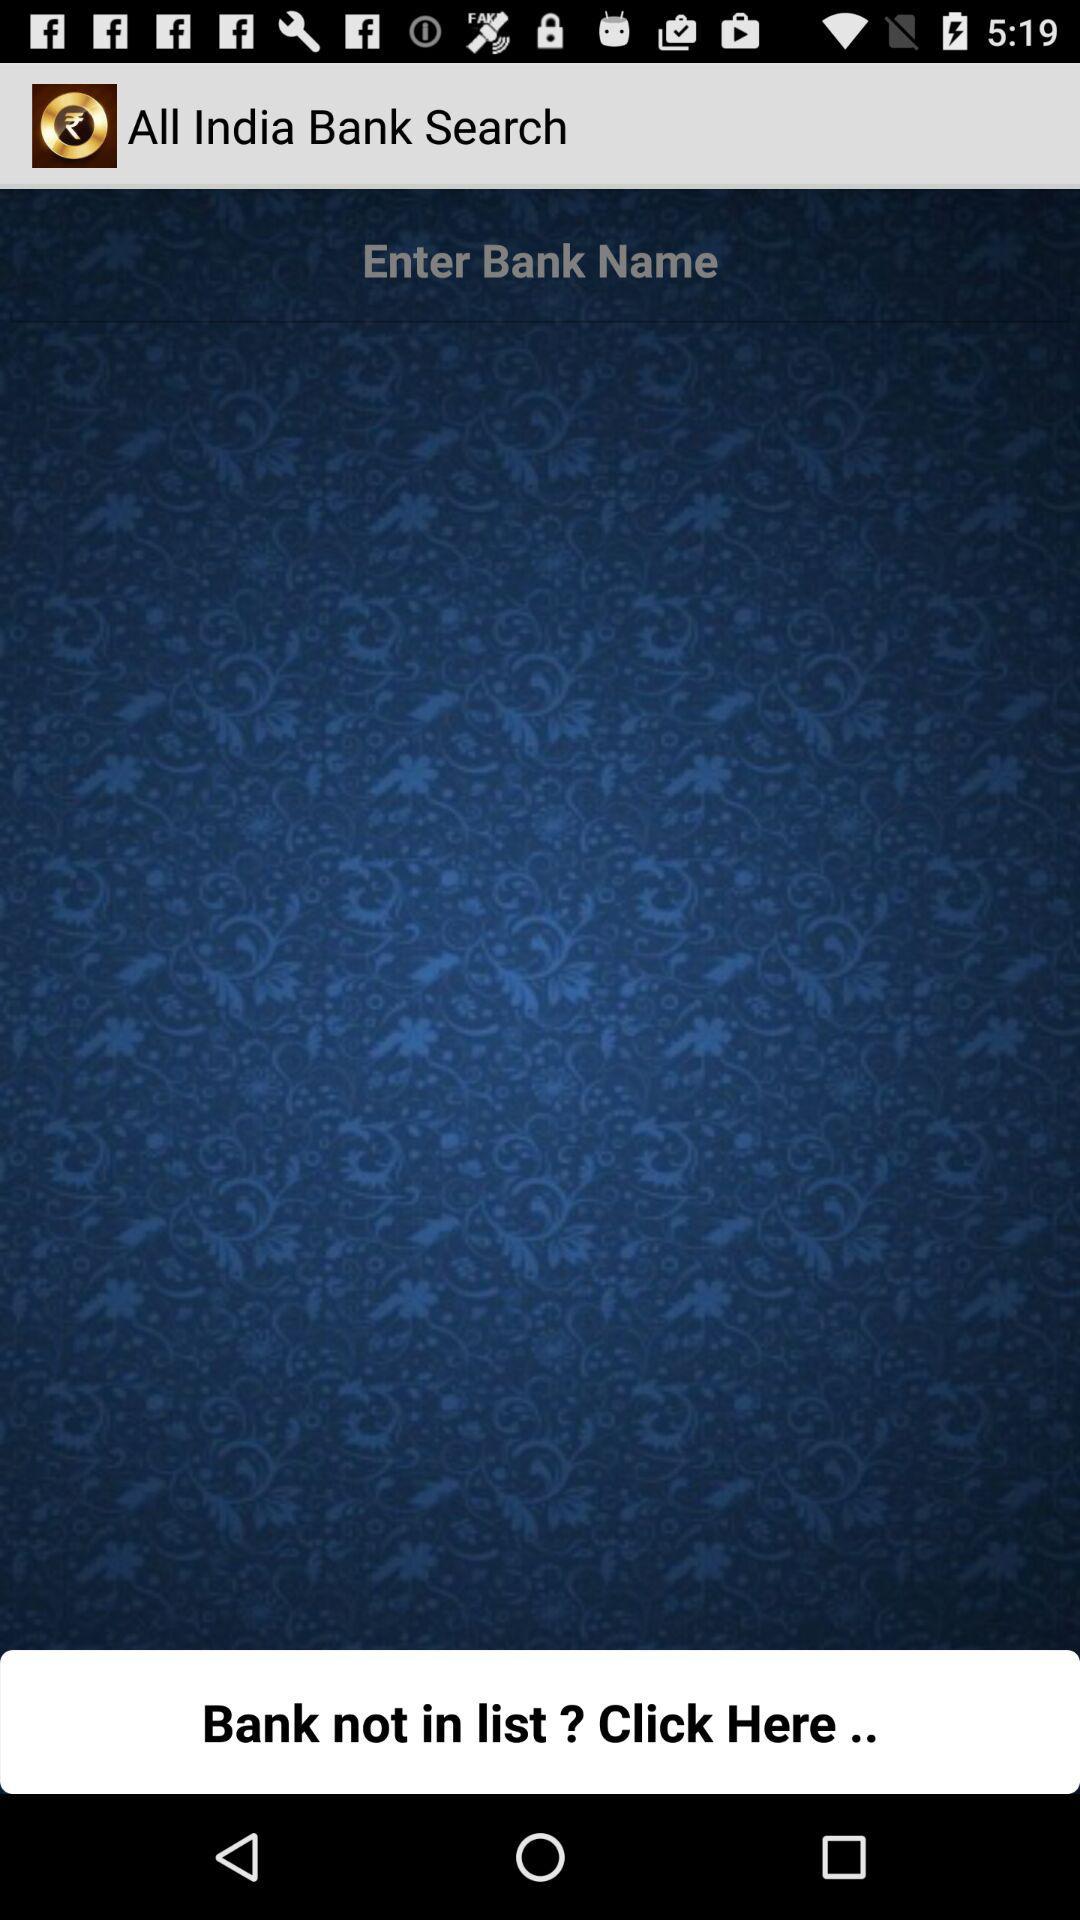 This screenshot has height=1920, width=1080. What do you see at coordinates (540, 1721) in the screenshot?
I see `bank not in item` at bounding box center [540, 1721].